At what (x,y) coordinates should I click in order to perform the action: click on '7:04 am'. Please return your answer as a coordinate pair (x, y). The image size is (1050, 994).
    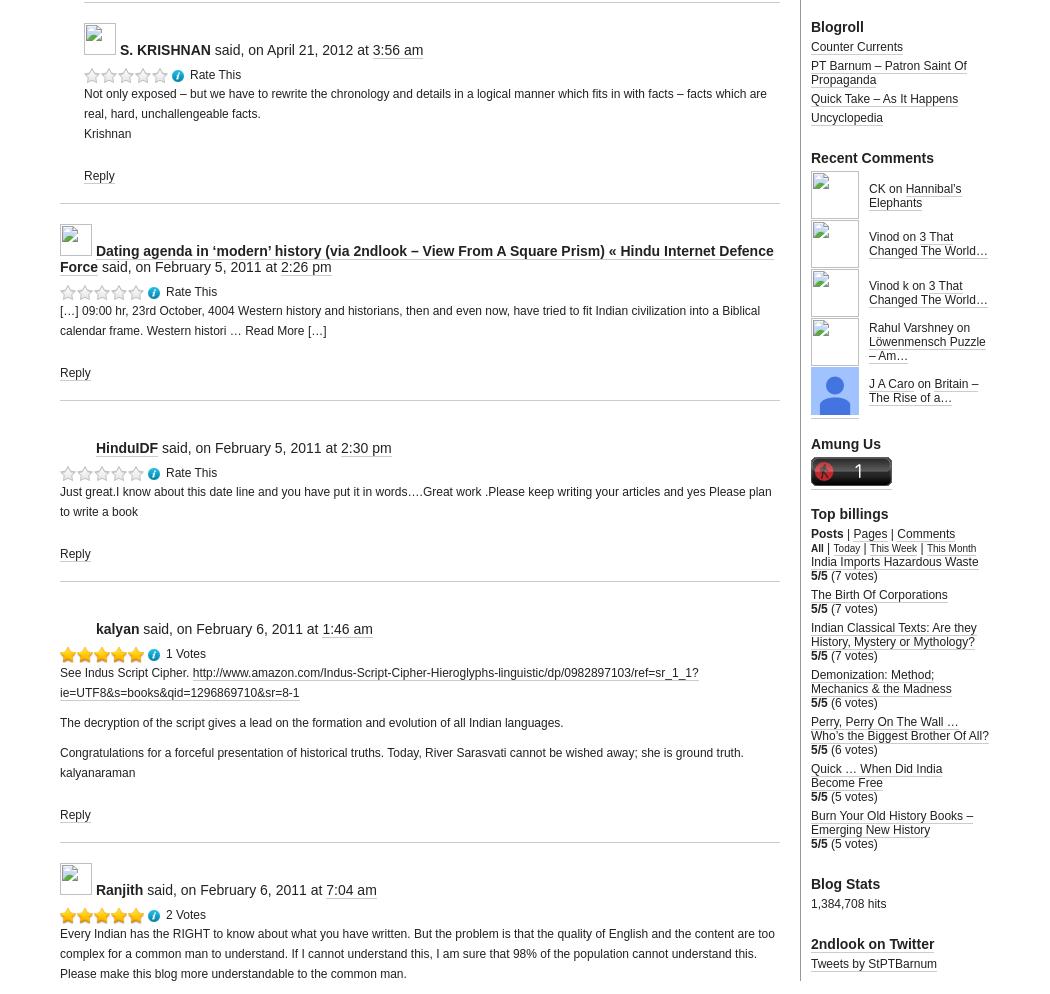
    Looking at the image, I should click on (350, 889).